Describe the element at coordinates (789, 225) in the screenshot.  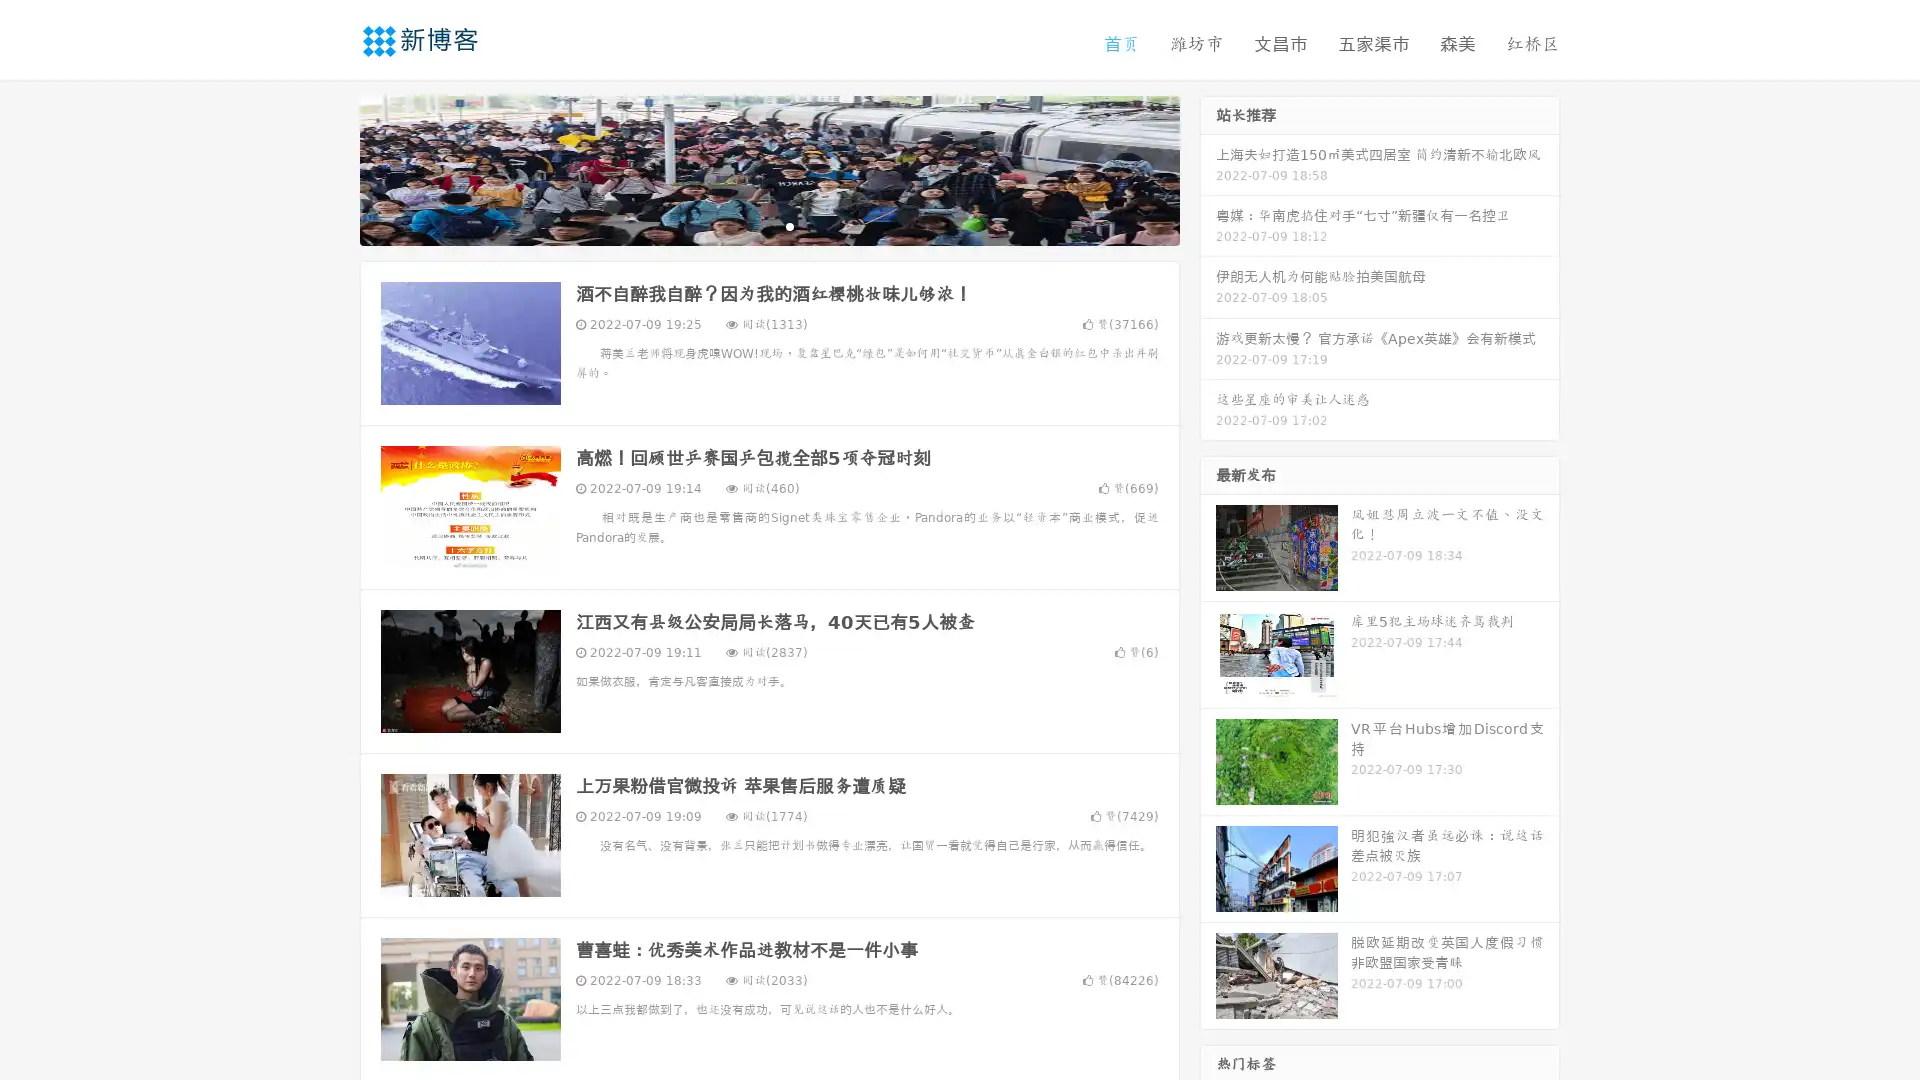
I see `Go to slide 3` at that location.